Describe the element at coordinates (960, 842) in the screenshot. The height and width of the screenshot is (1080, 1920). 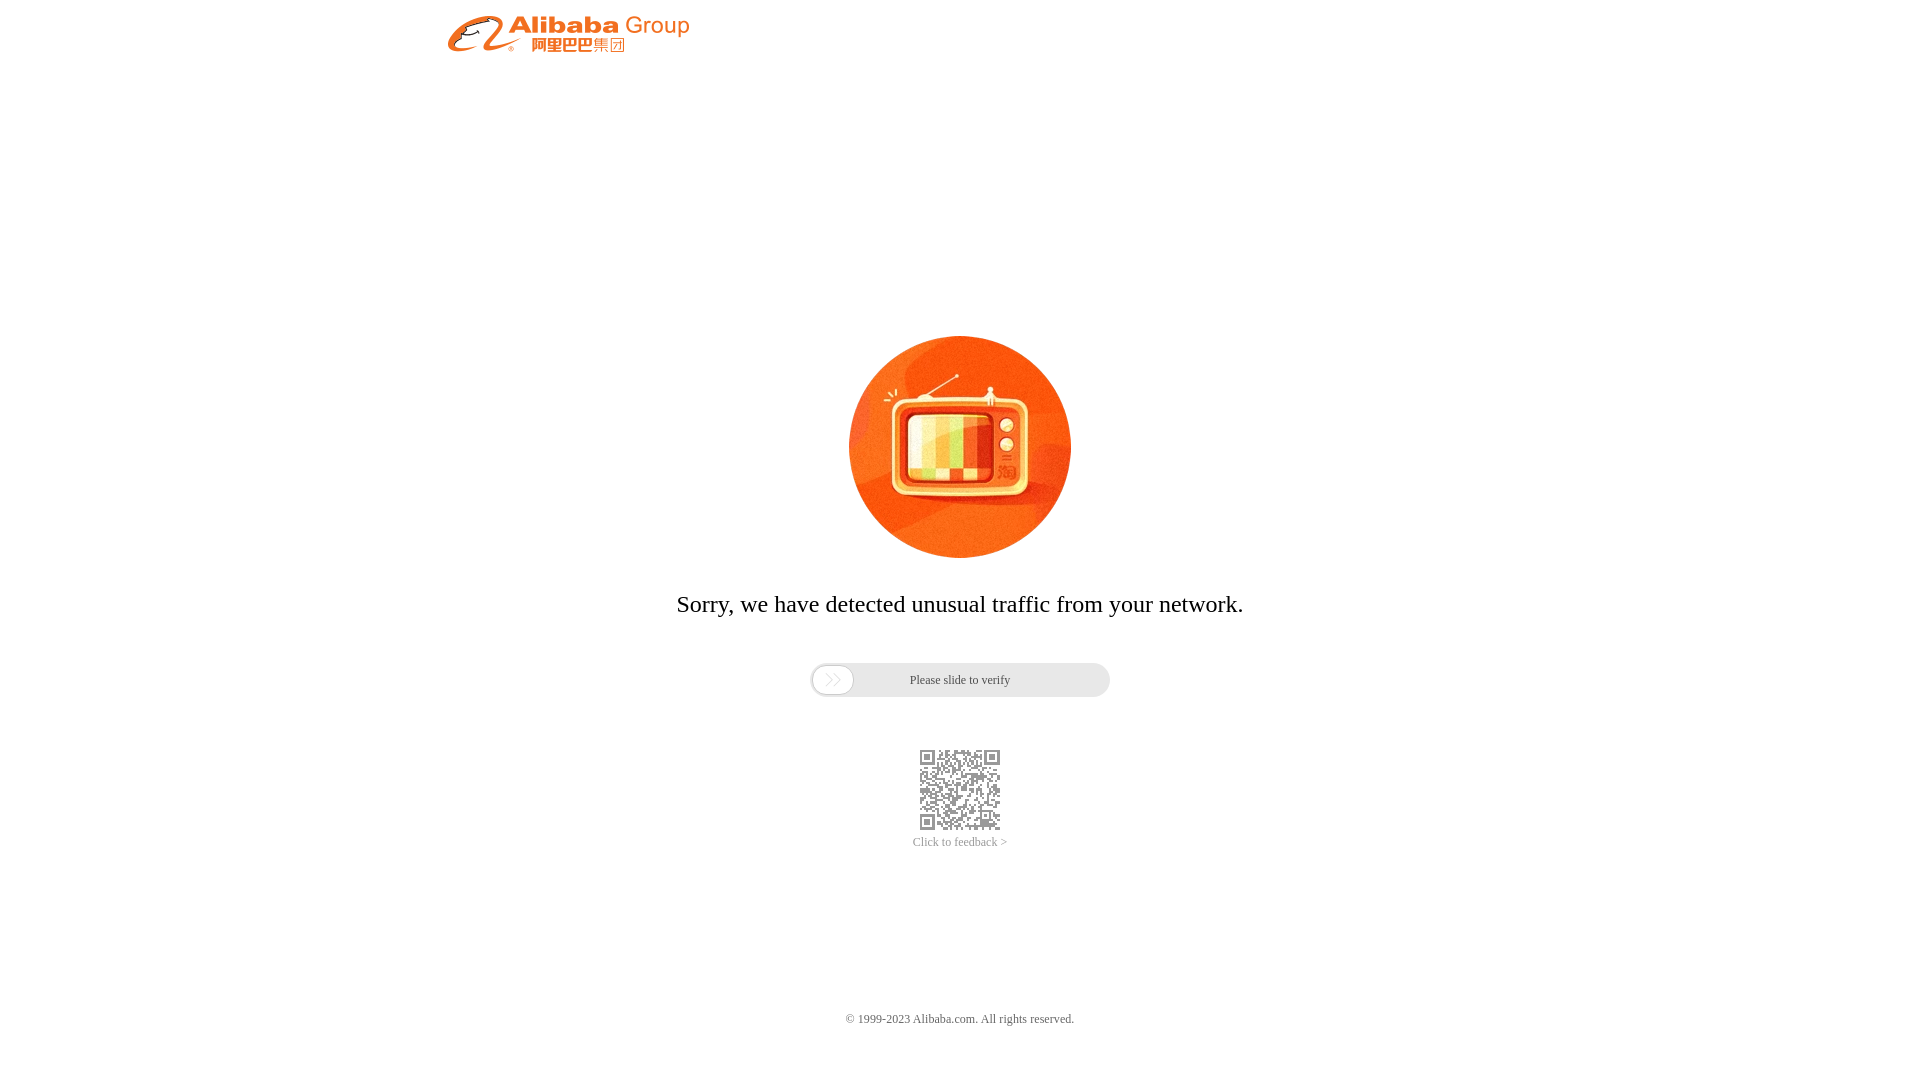
I see `'Click to feedback >'` at that location.